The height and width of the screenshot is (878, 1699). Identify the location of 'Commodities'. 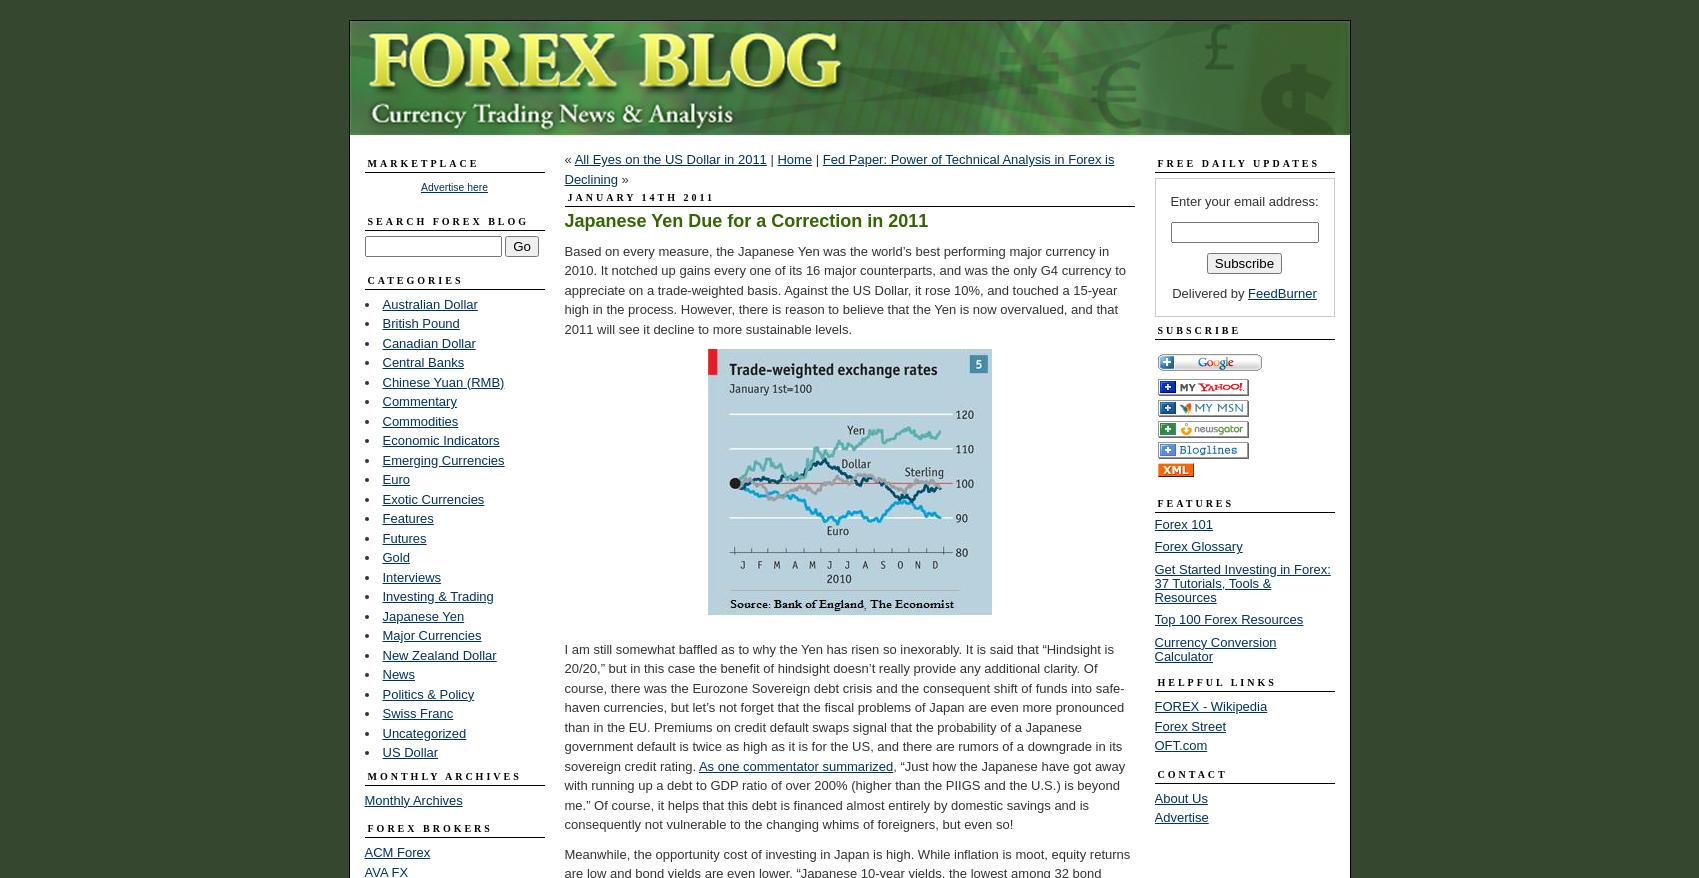
(419, 420).